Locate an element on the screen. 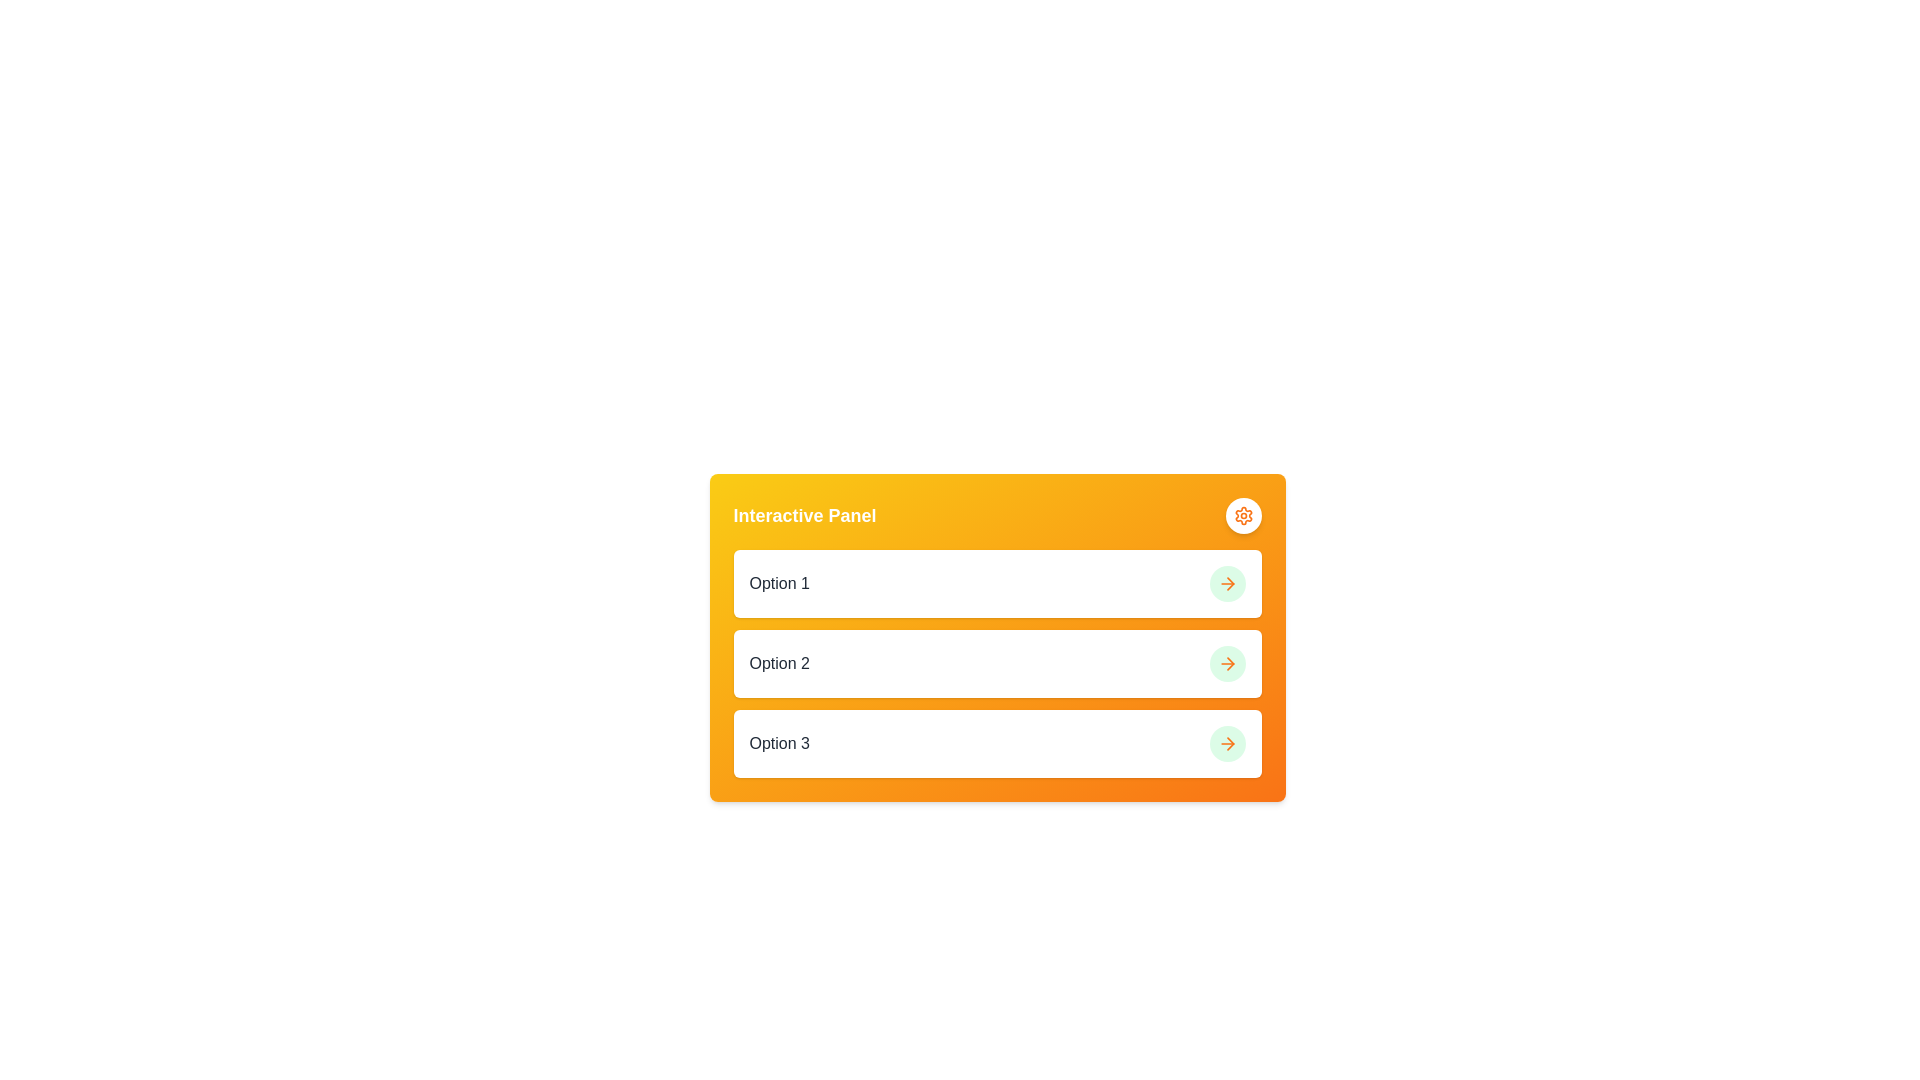  the green circular button-like component that acts as a navigation or confirmation button for the second option in the vertical list is located at coordinates (1226, 583).